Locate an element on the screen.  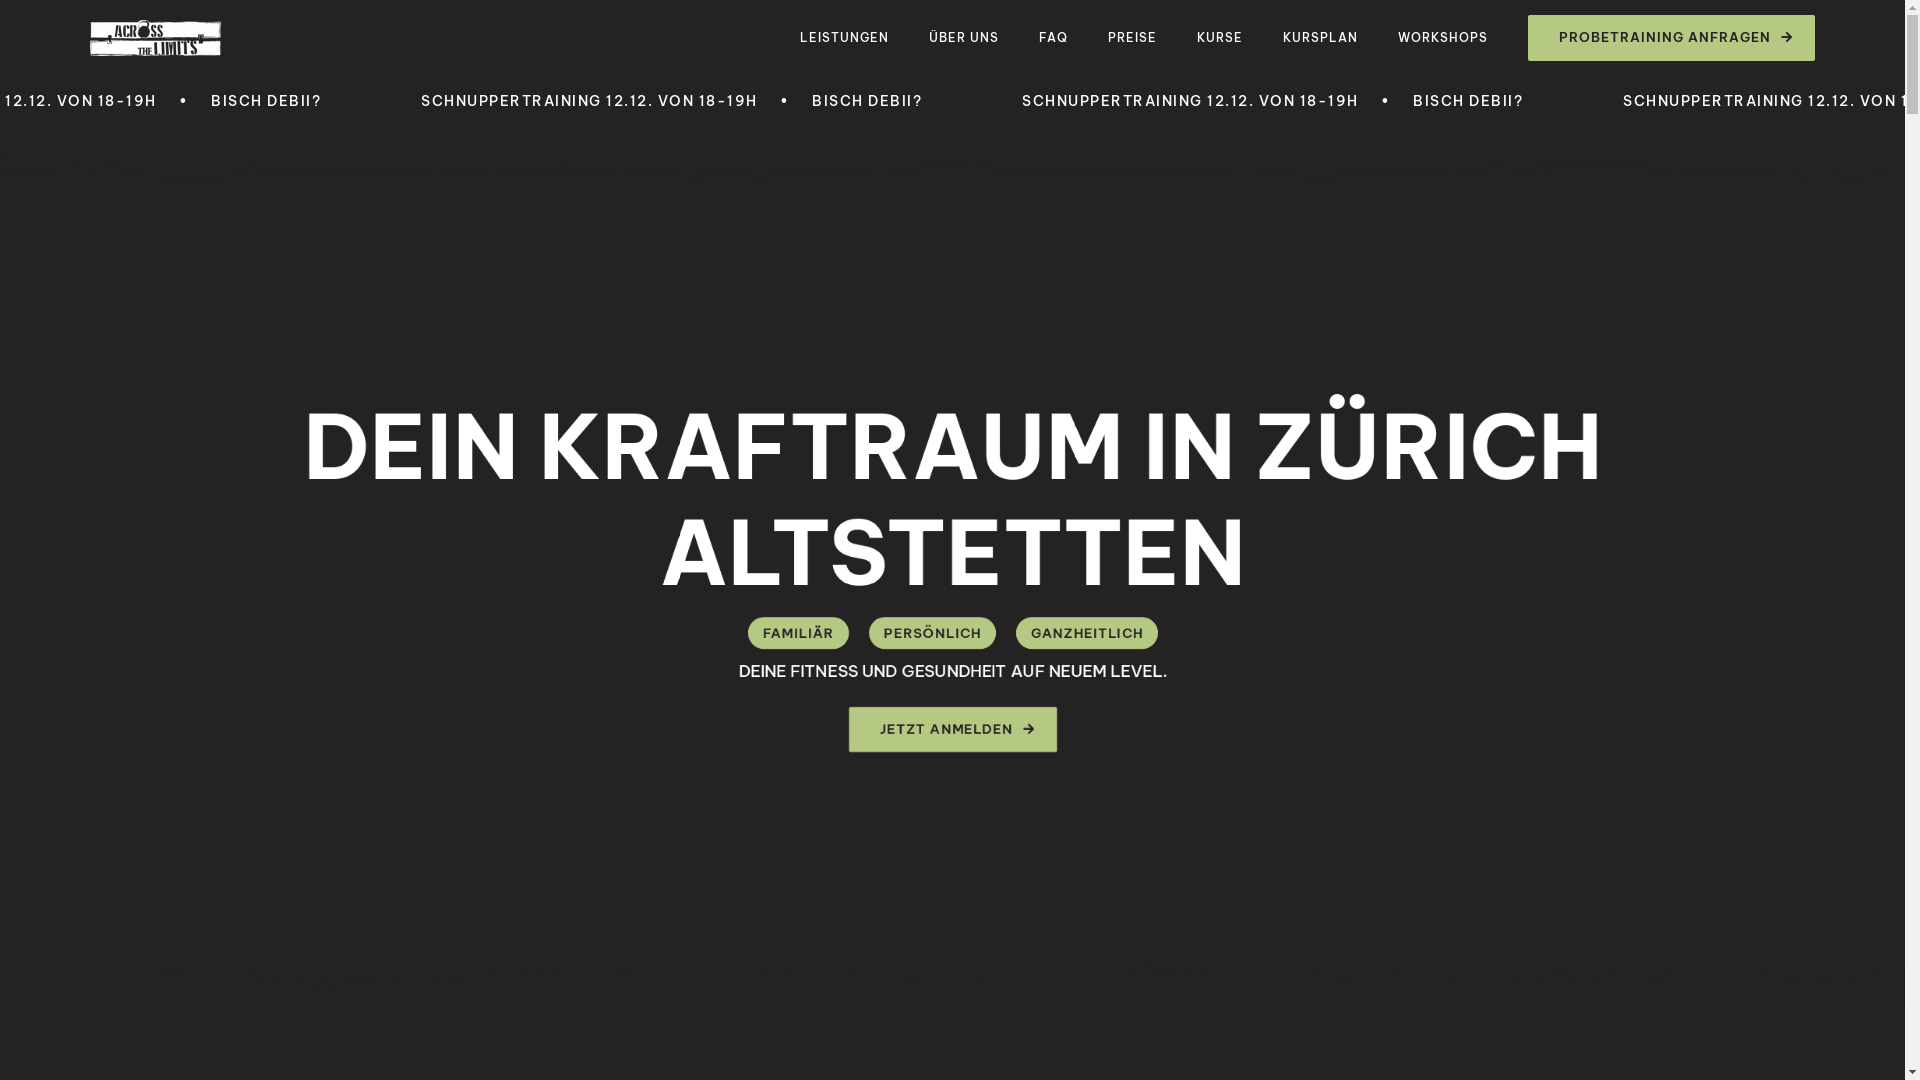
'WORKSHOPS' is located at coordinates (1463, 38).